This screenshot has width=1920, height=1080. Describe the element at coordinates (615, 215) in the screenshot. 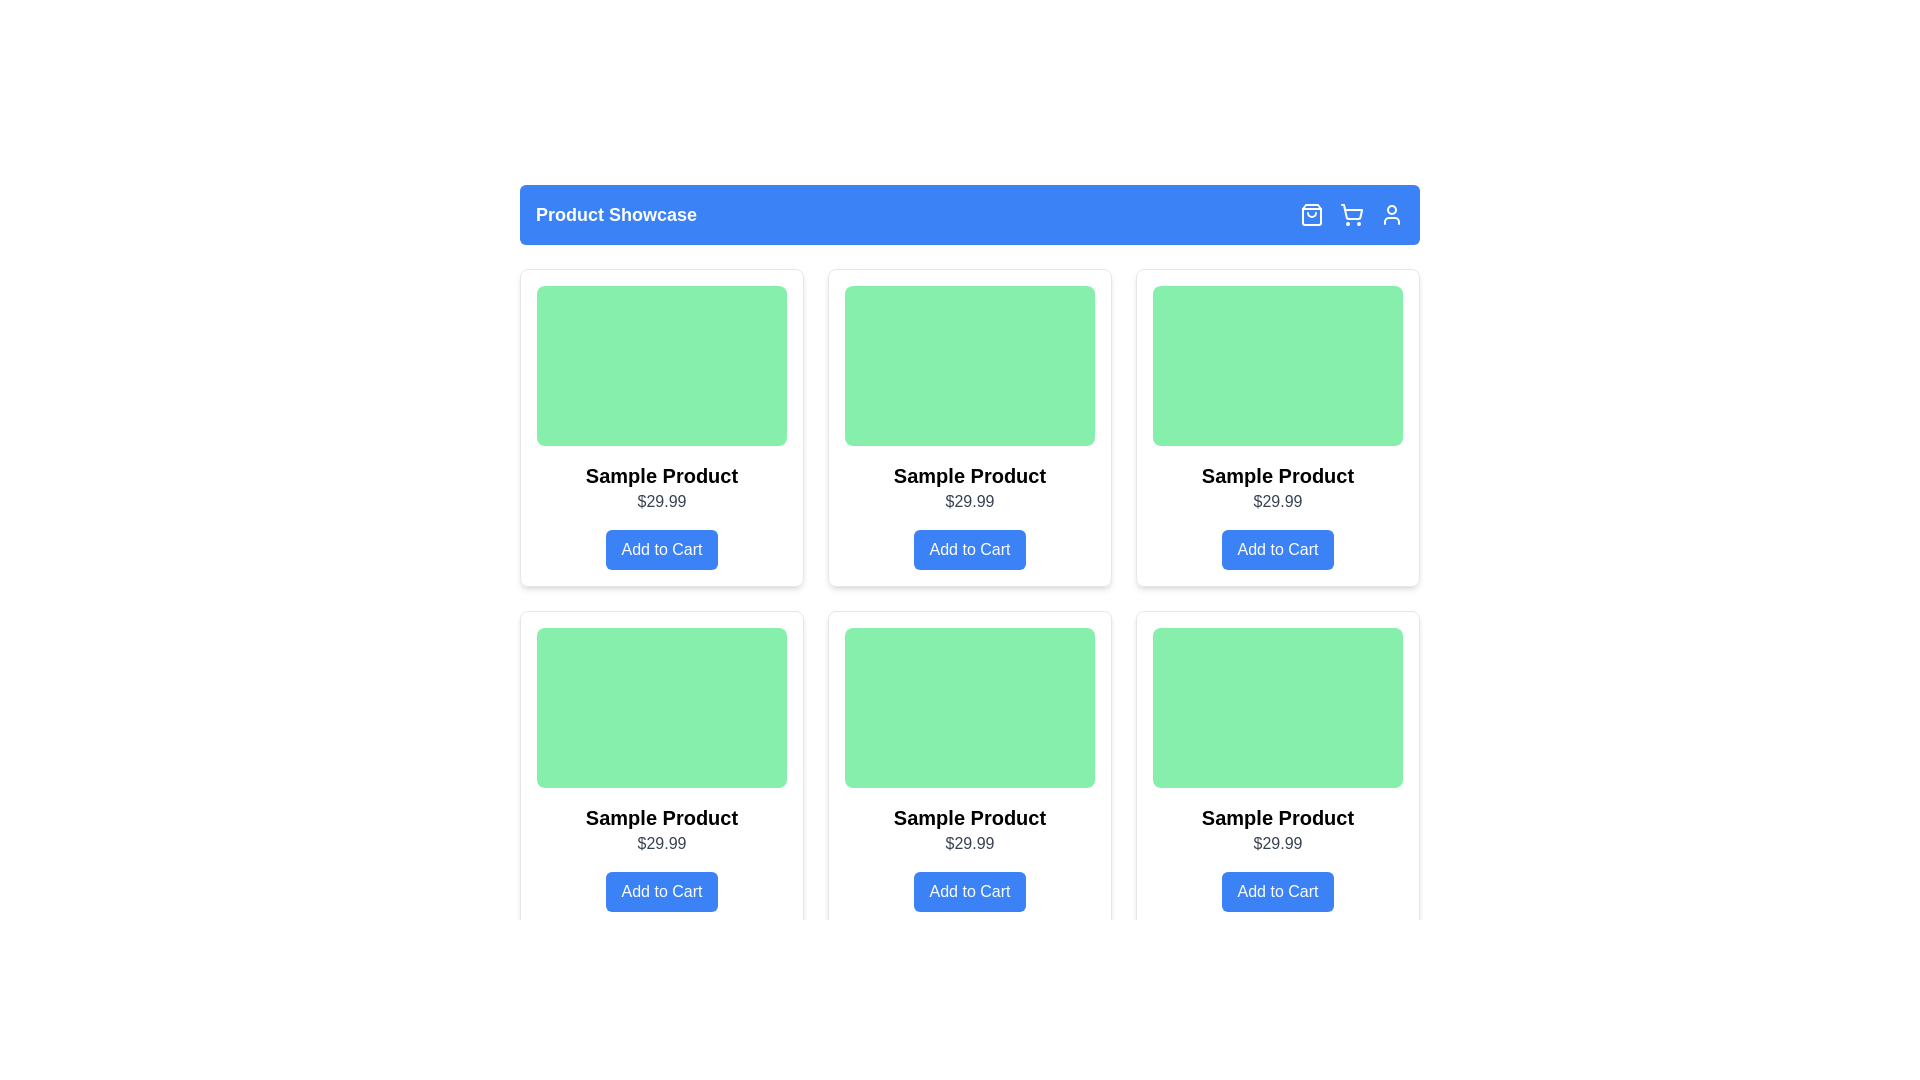

I see `the bold text label 'Product Showcase' in white color located in the header region of the interface` at that location.